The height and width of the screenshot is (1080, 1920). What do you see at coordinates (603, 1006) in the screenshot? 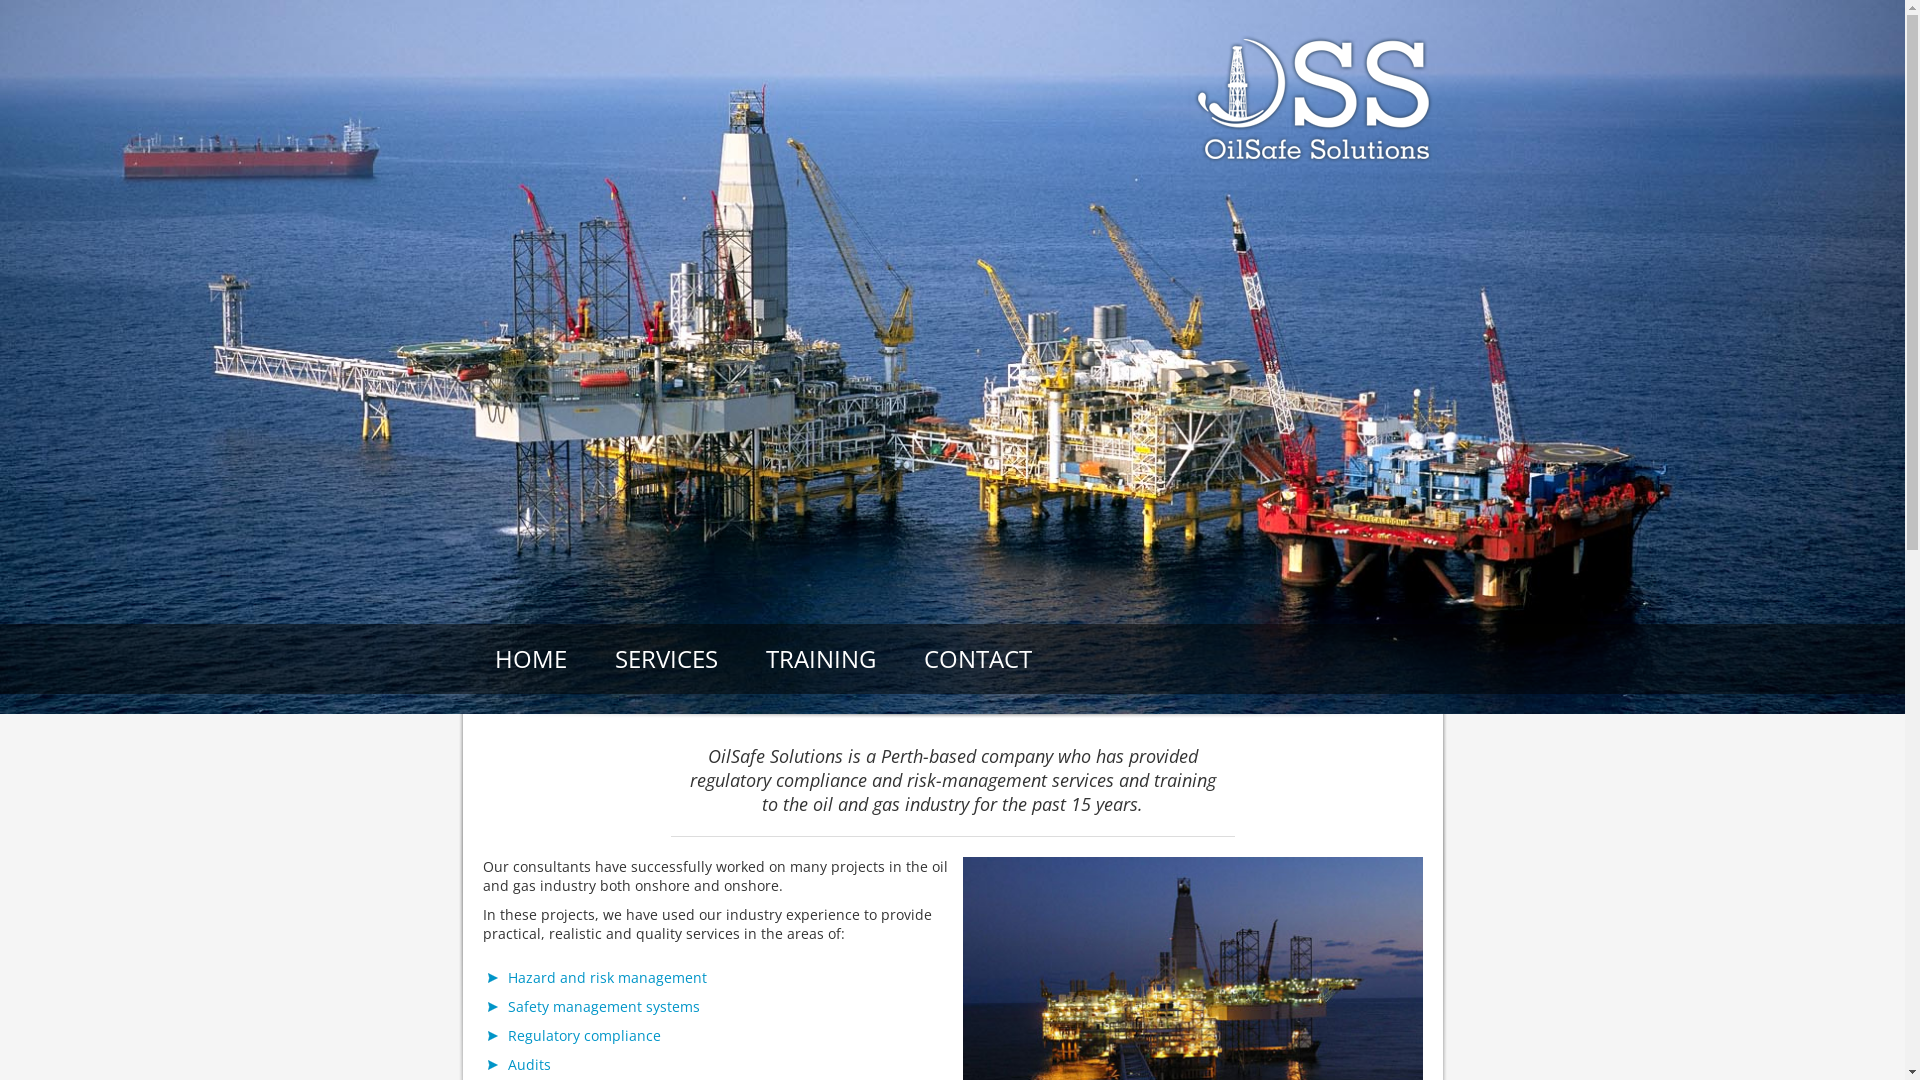
I see `'Safety management systems'` at bounding box center [603, 1006].